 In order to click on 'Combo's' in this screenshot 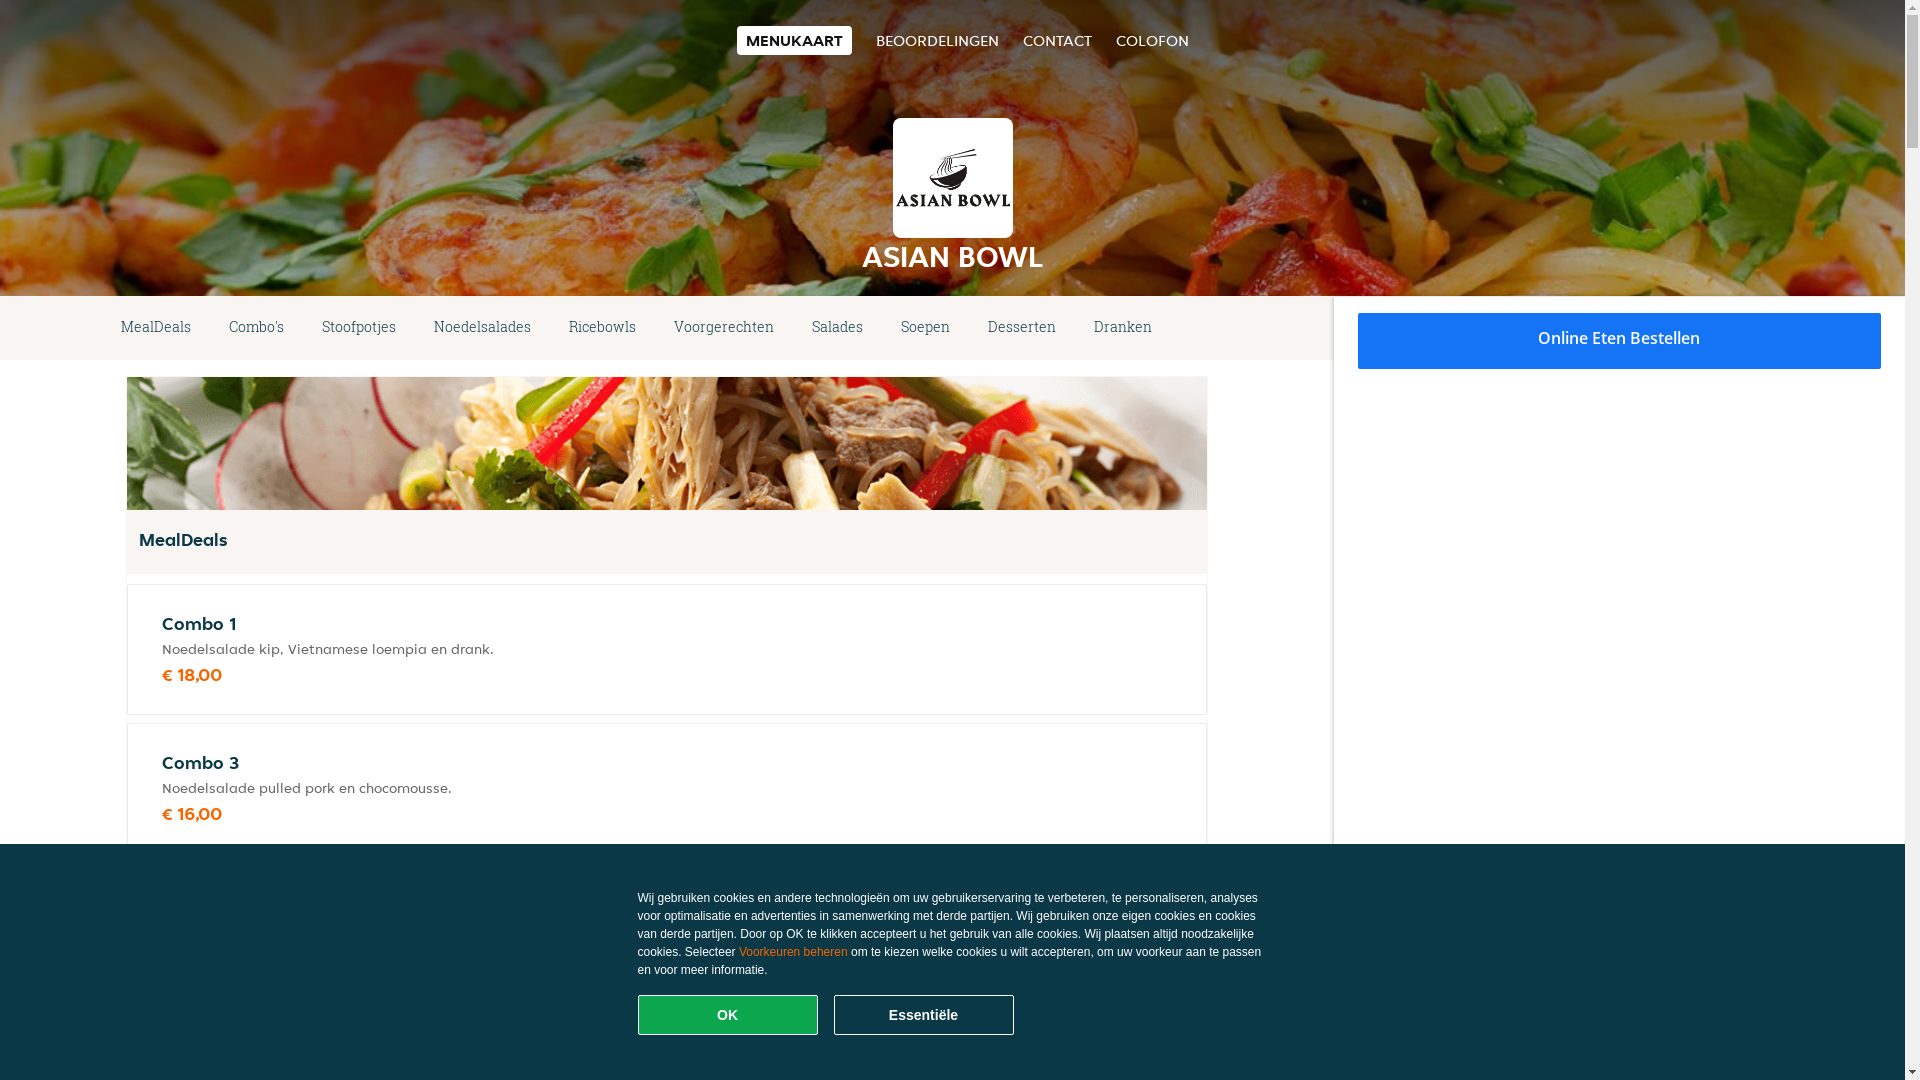, I will do `click(210, 326)`.